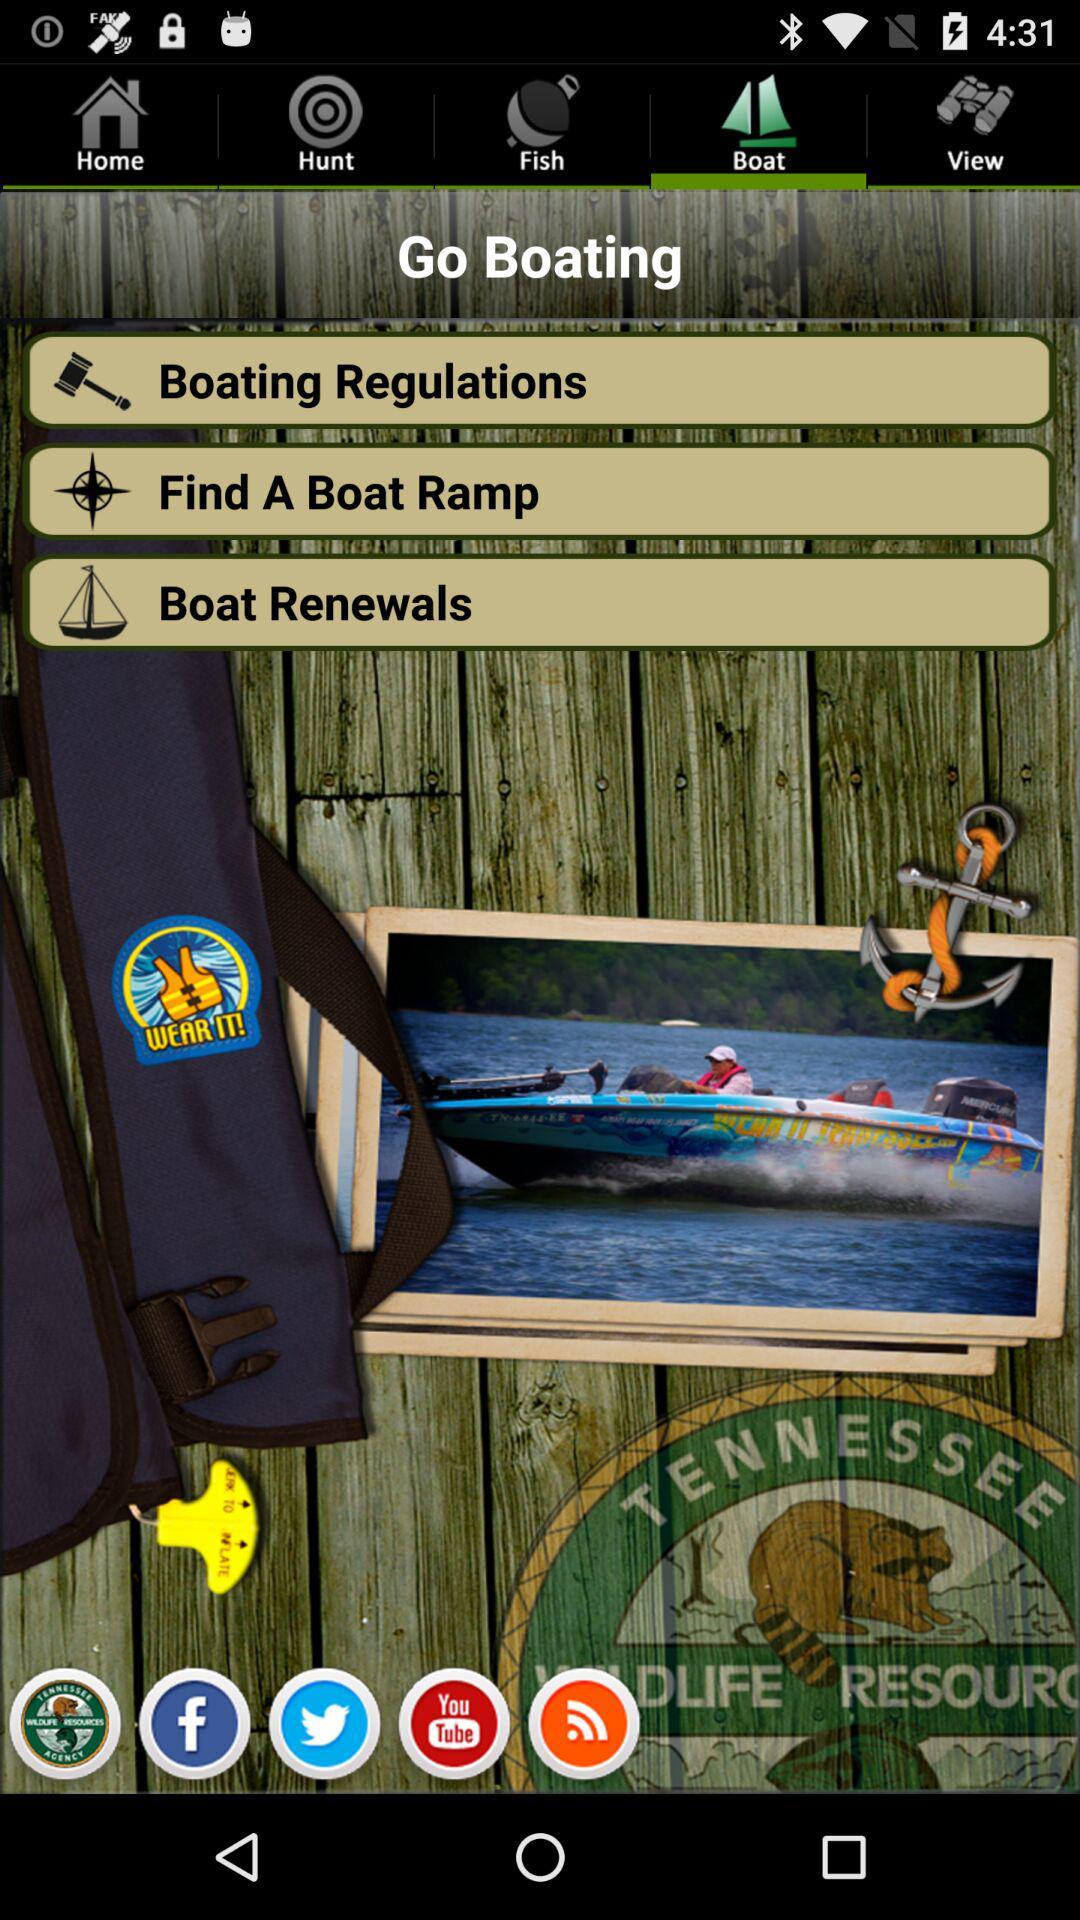  I want to click on facebook page, so click(194, 1728).